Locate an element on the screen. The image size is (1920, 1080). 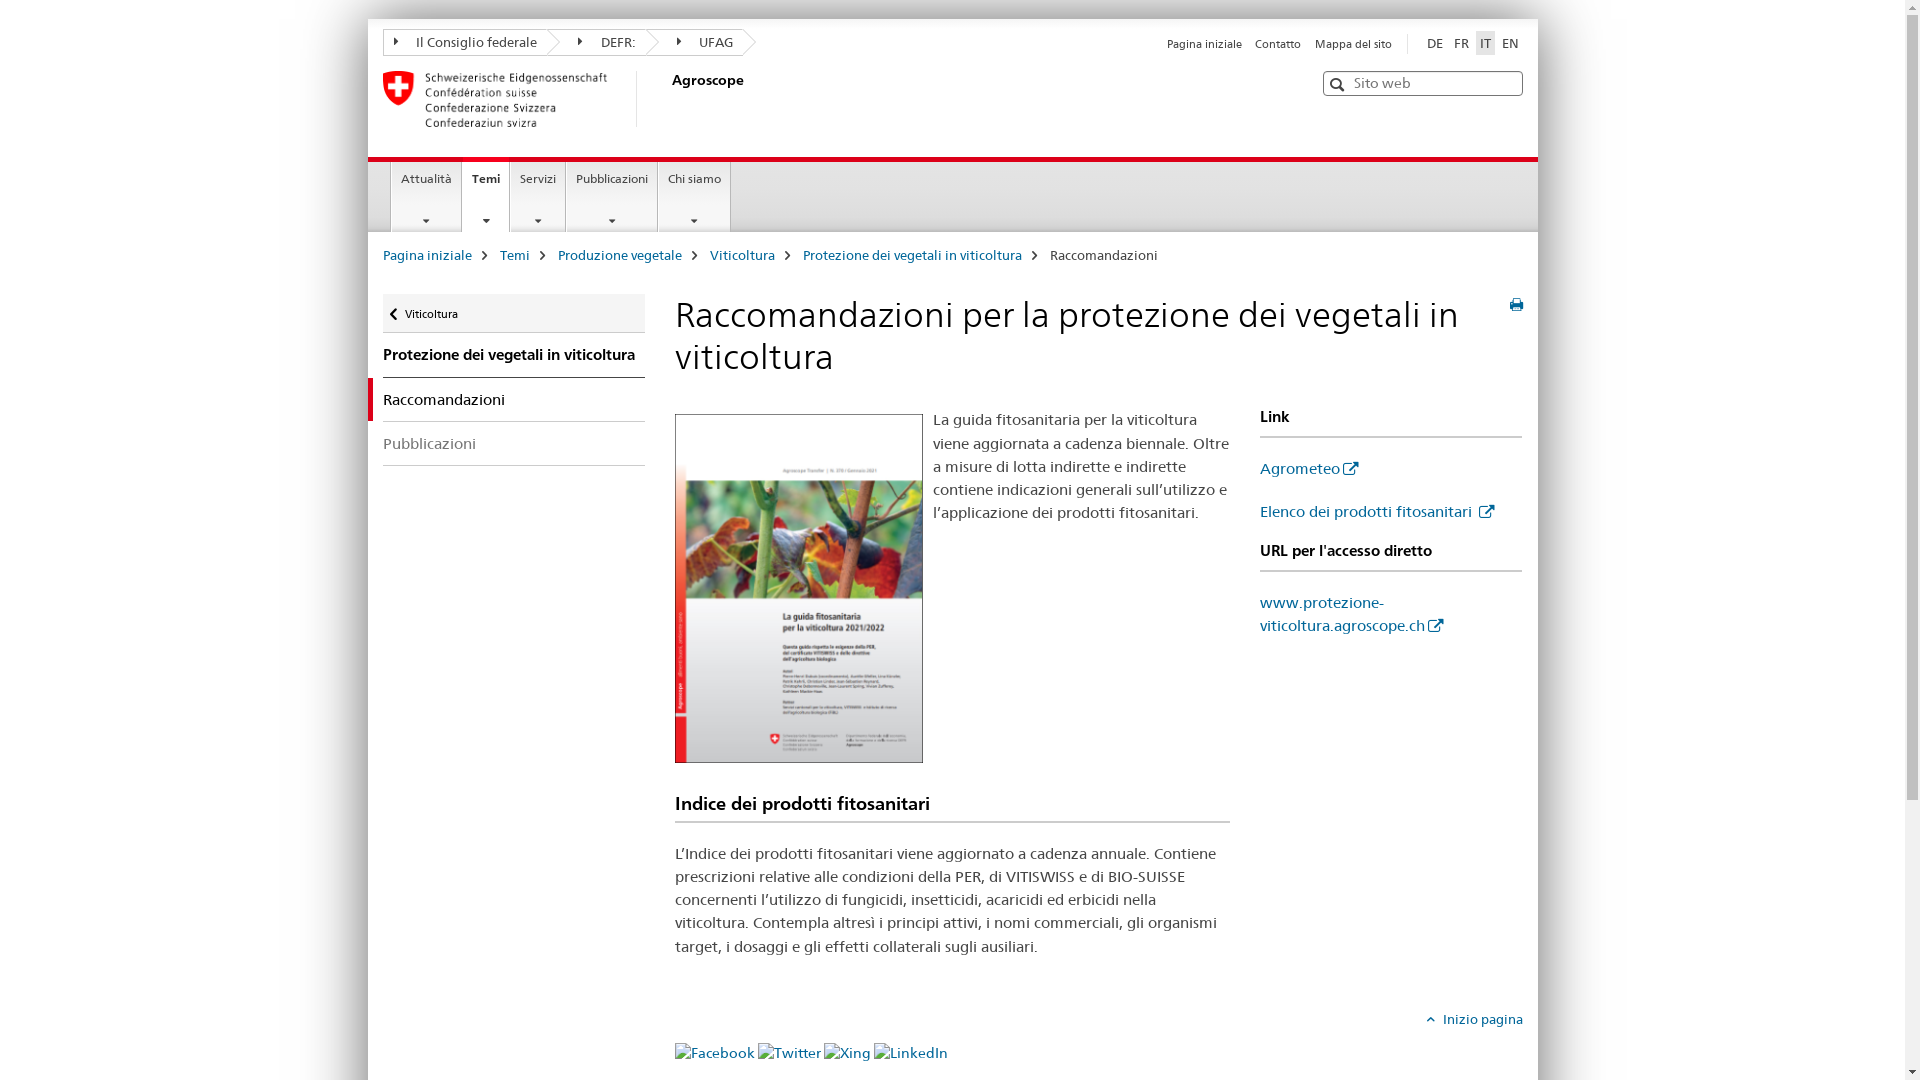
'Agroscope' is located at coordinates (667, 99).